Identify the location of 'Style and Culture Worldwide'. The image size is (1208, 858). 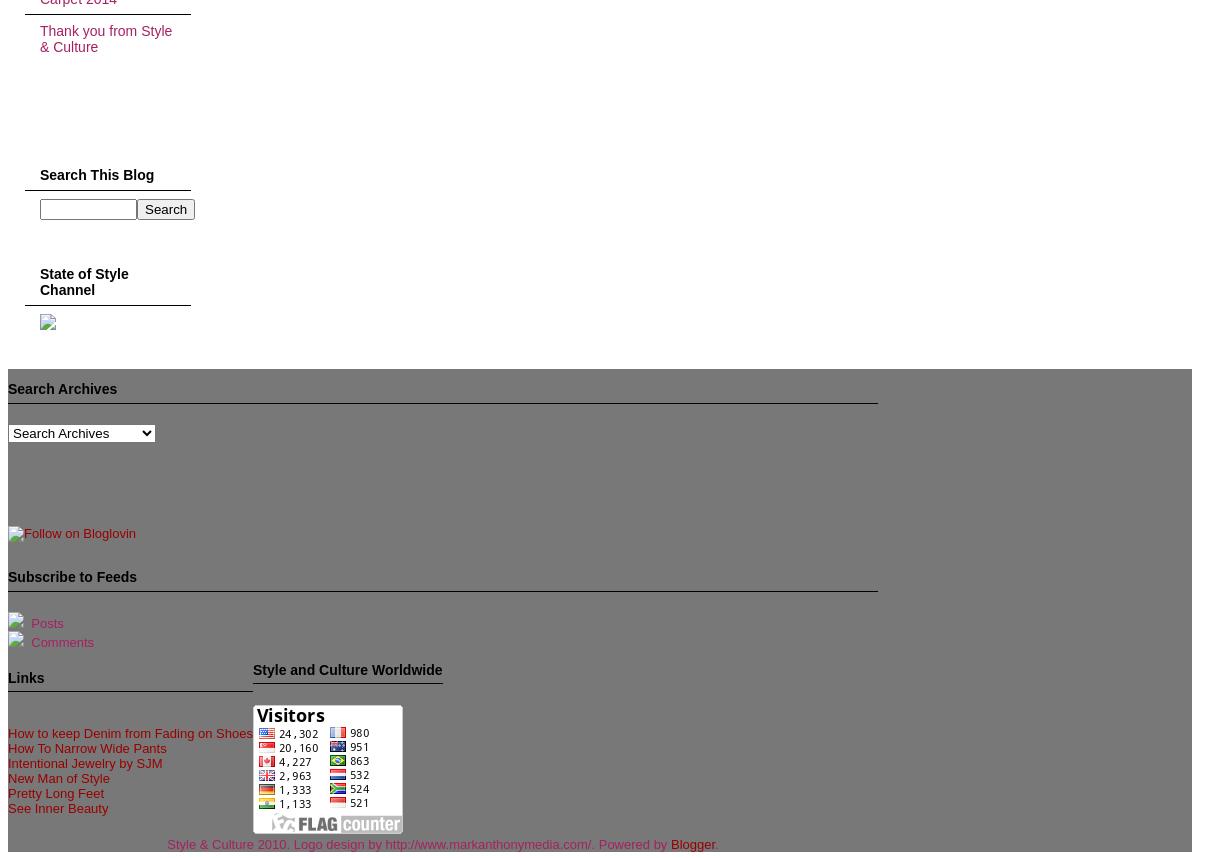
(346, 667).